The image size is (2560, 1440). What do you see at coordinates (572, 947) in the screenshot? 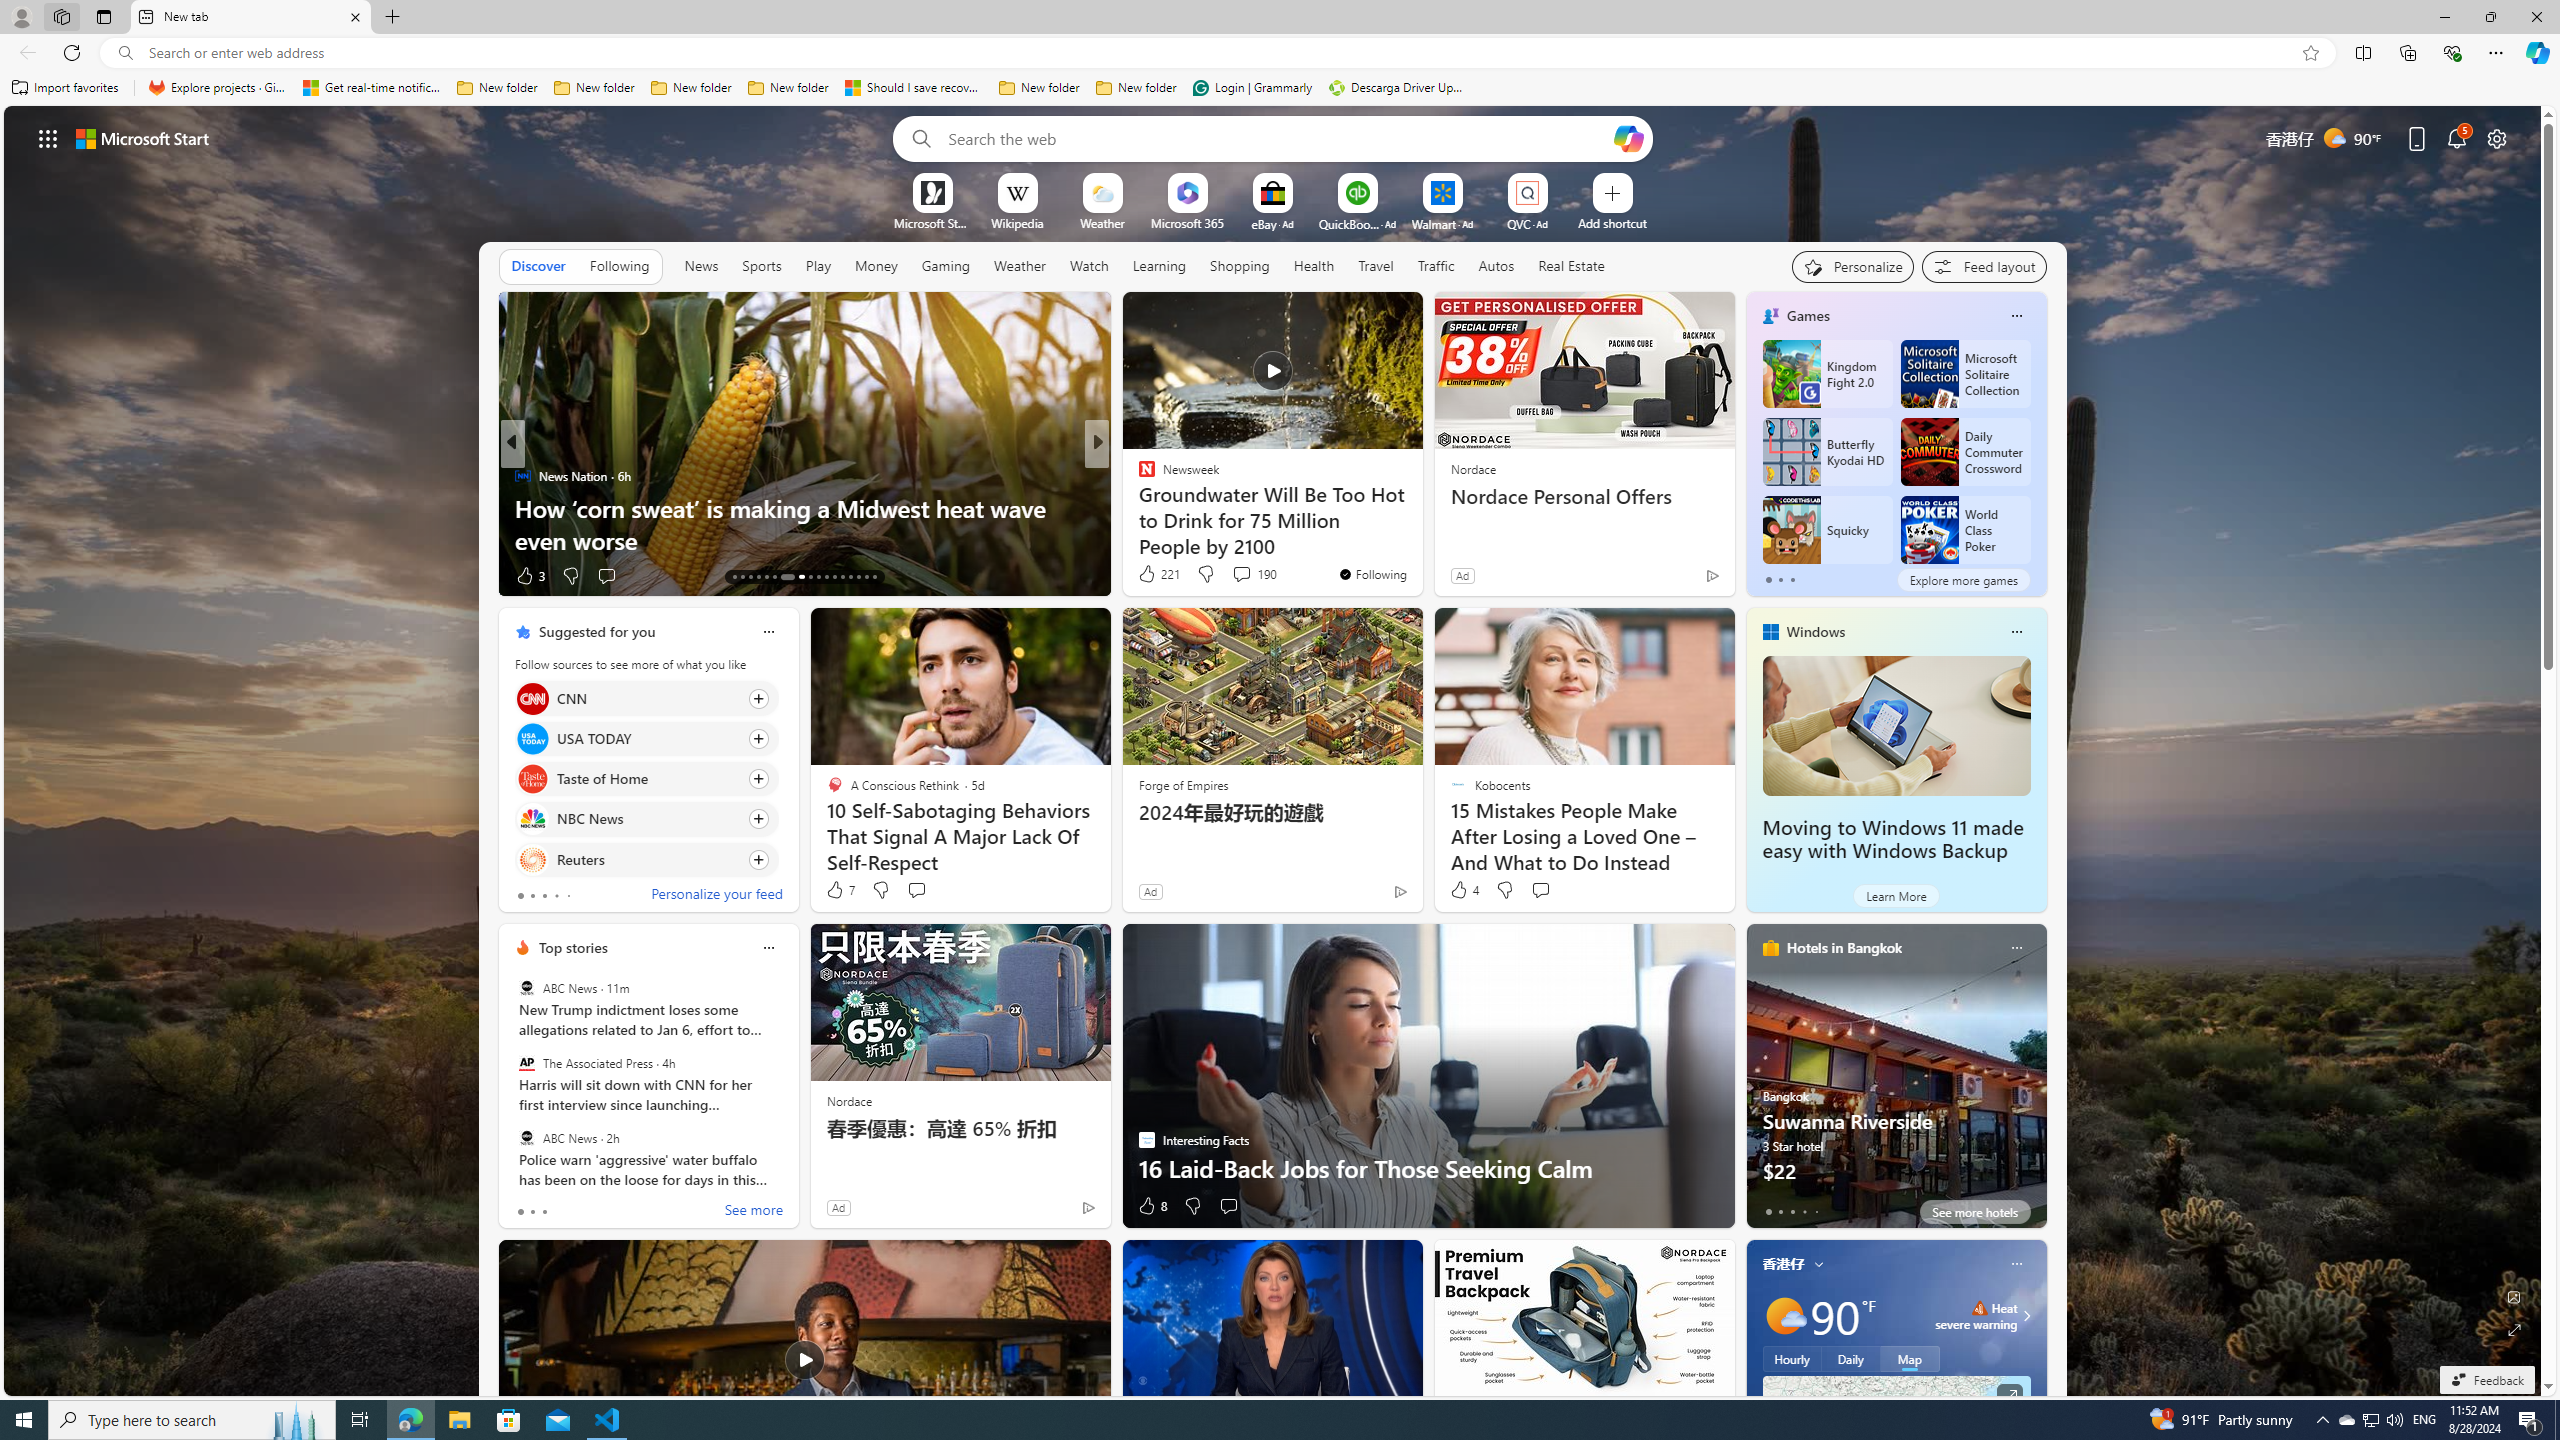
I see `'Top stories'` at bounding box center [572, 947].